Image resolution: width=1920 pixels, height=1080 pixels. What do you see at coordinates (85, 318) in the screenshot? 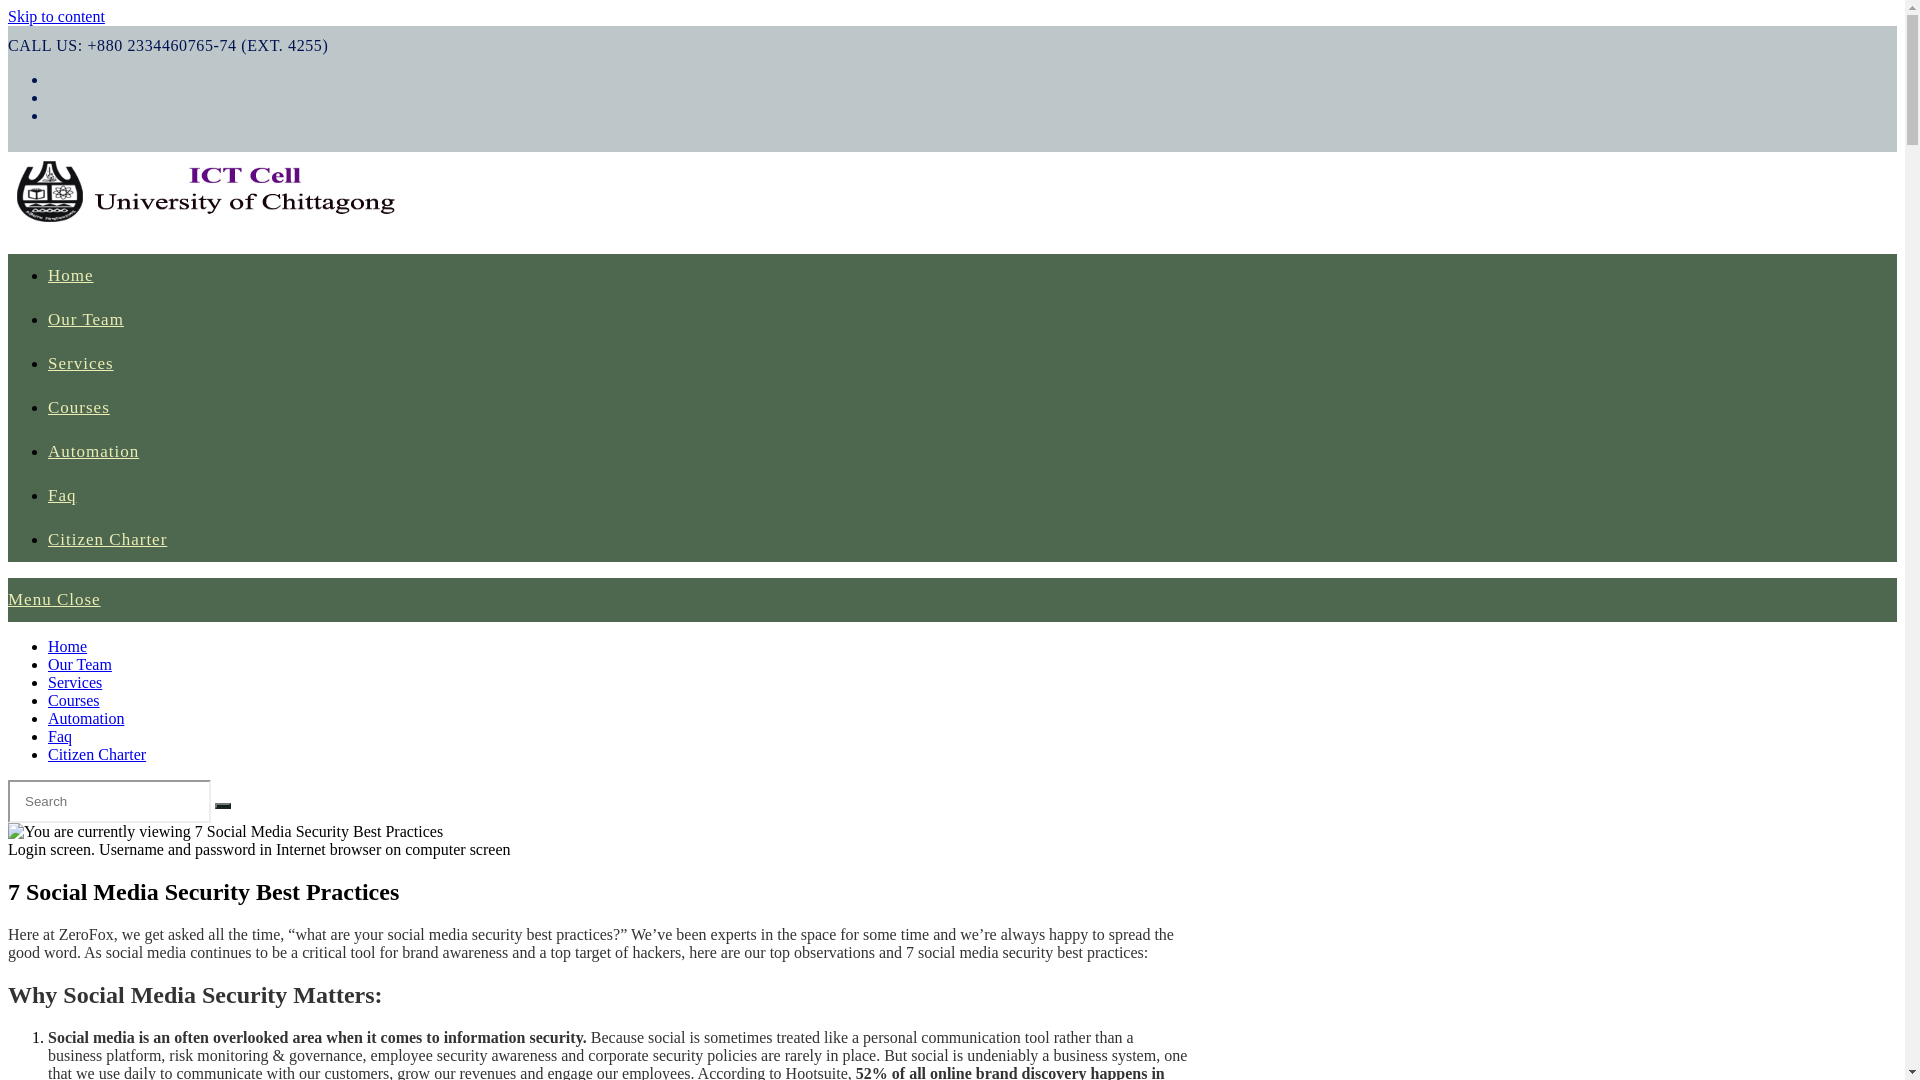
I see `'Our Team'` at bounding box center [85, 318].